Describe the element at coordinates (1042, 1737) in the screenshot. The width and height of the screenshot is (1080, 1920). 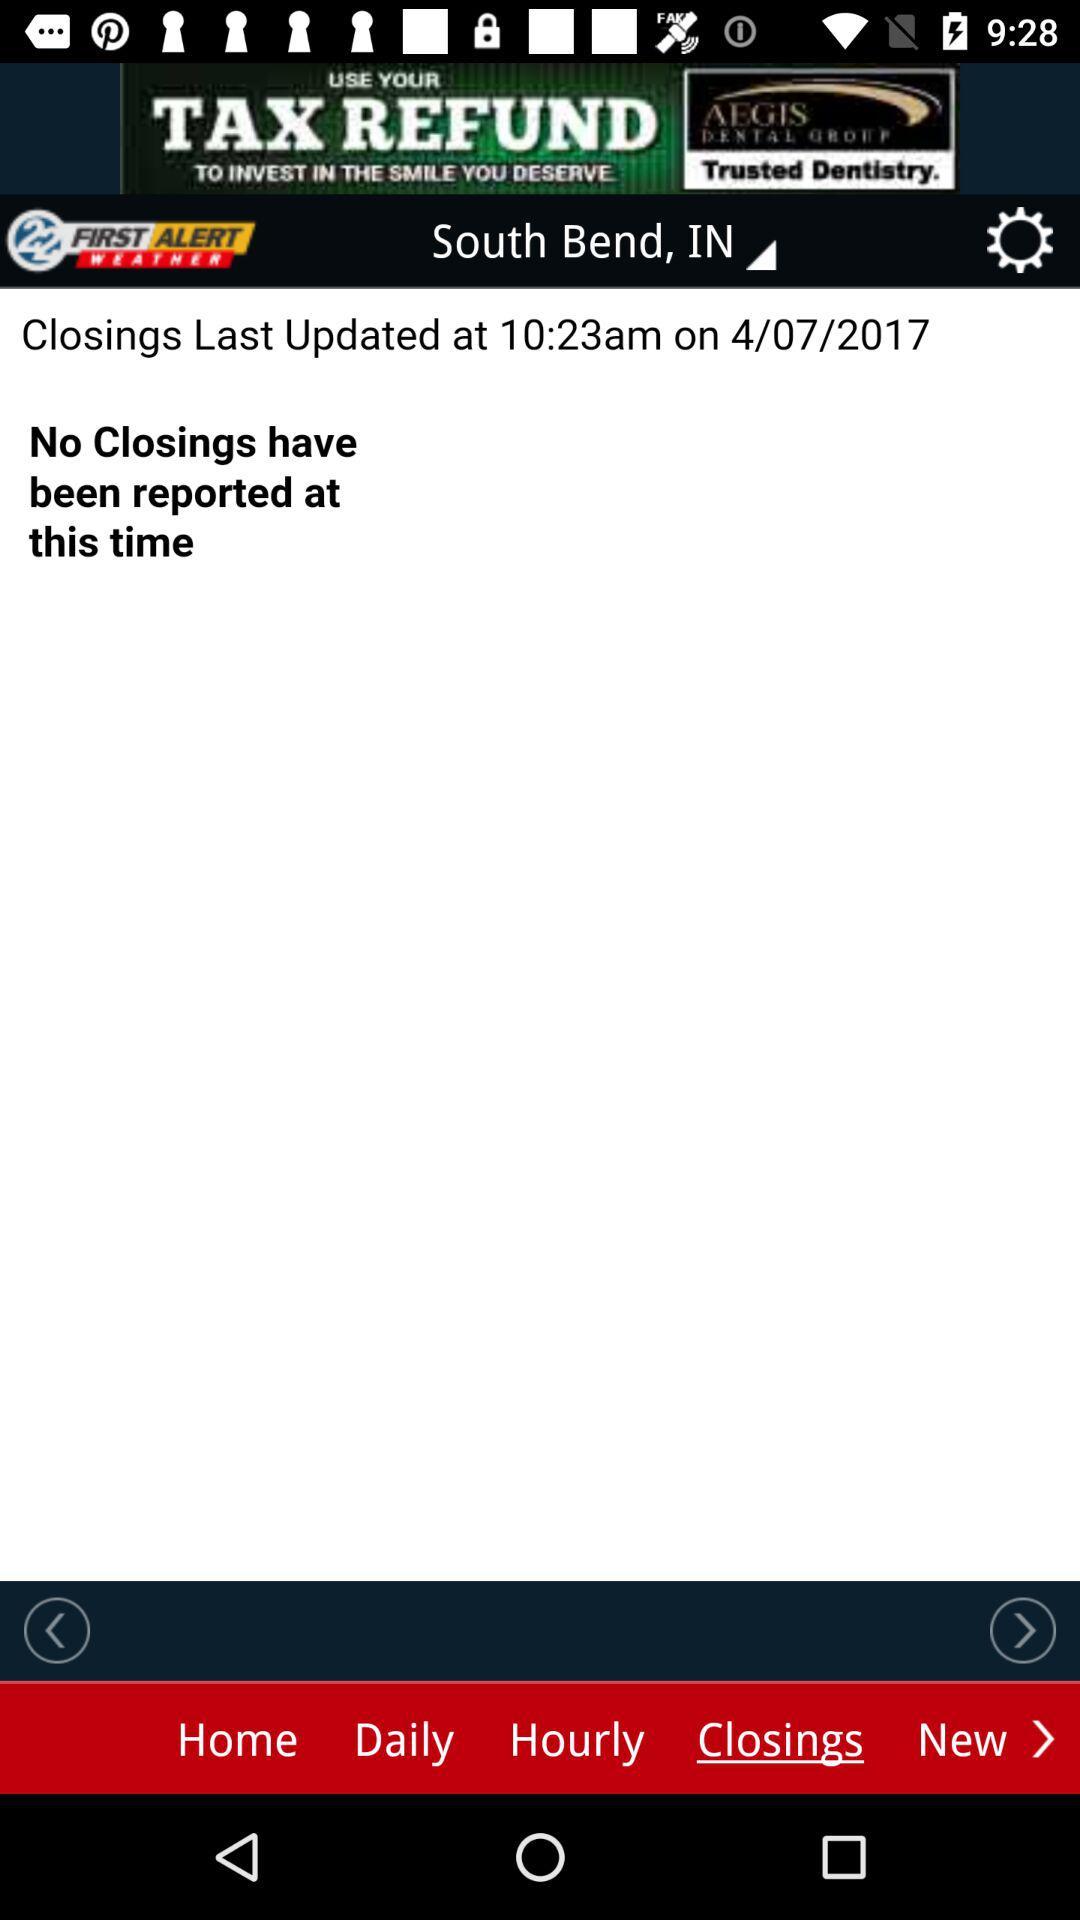
I see `the arrow_forward icon` at that location.